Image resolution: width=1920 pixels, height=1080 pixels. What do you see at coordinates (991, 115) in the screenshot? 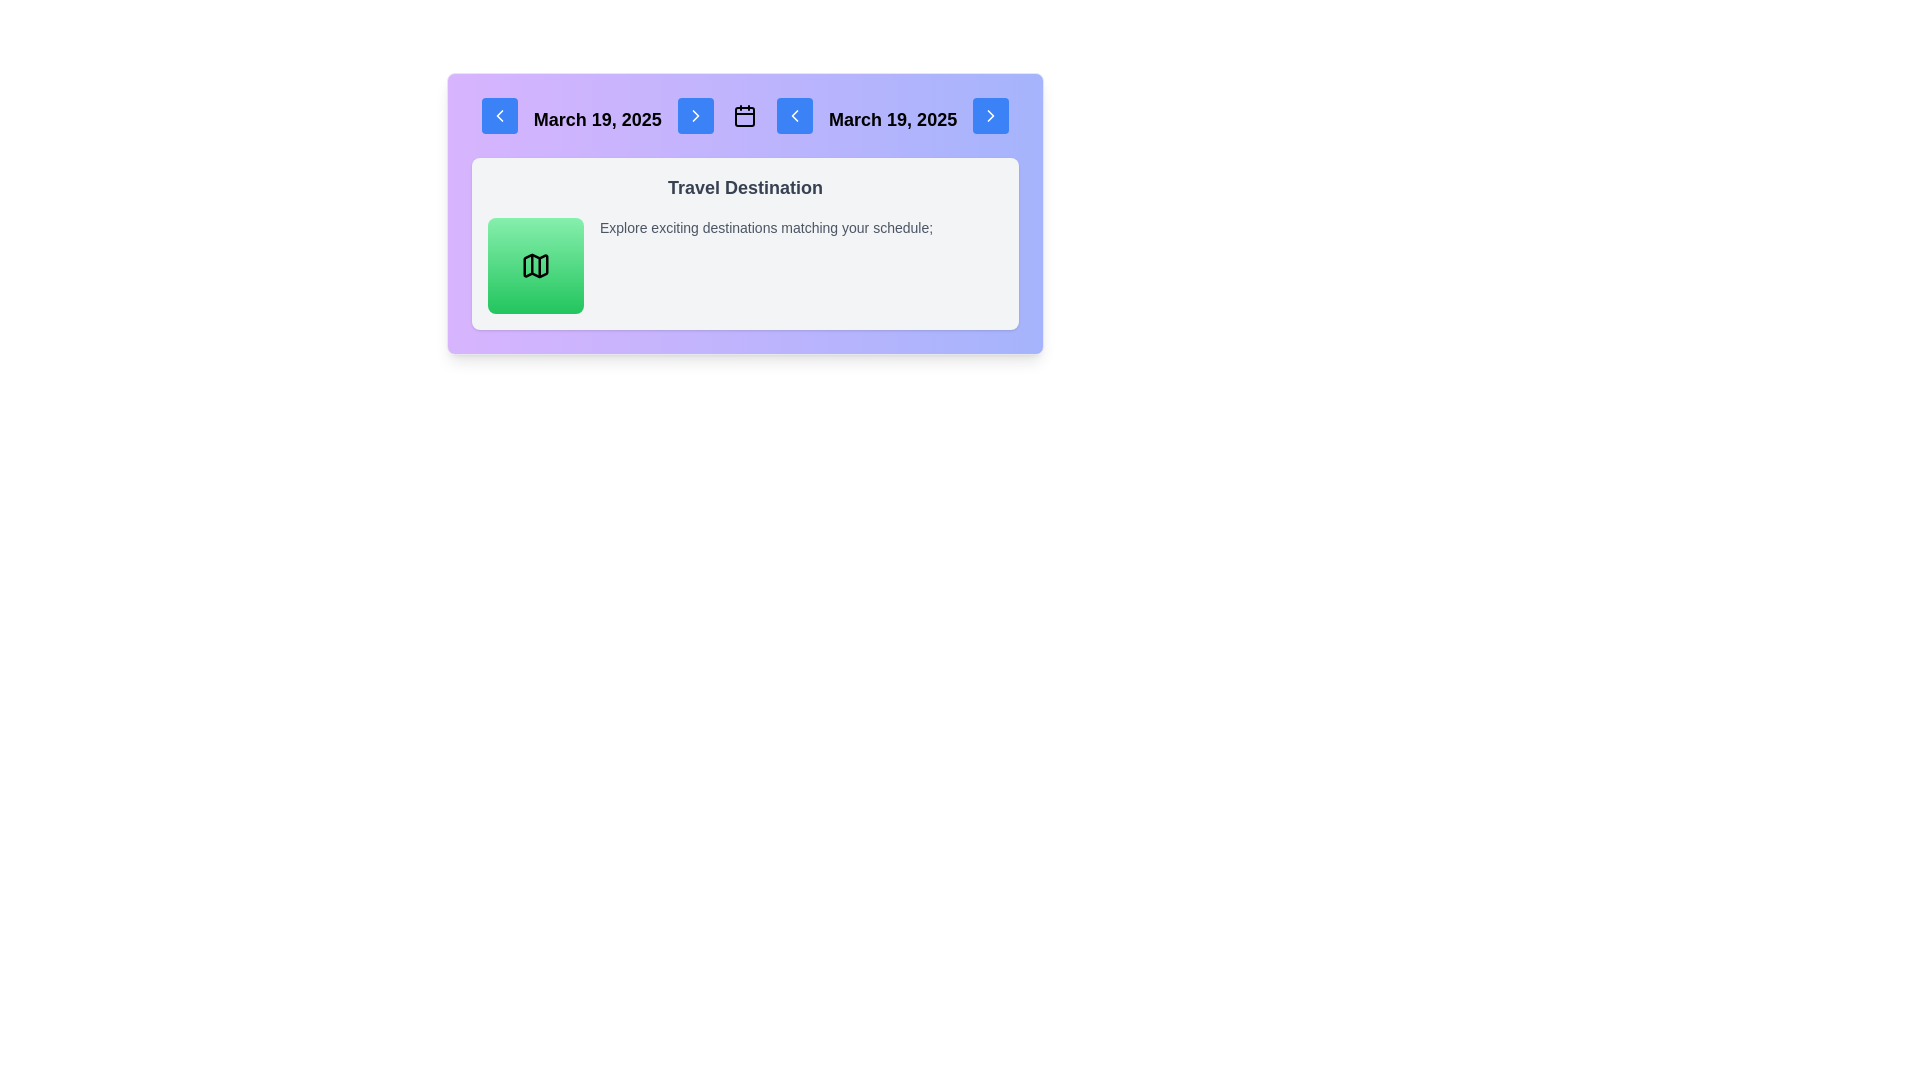
I see `the right-pointing arrow icon button located within a blue rounded button at the top-right of the calendar interface` at bounding box center [991, 115].